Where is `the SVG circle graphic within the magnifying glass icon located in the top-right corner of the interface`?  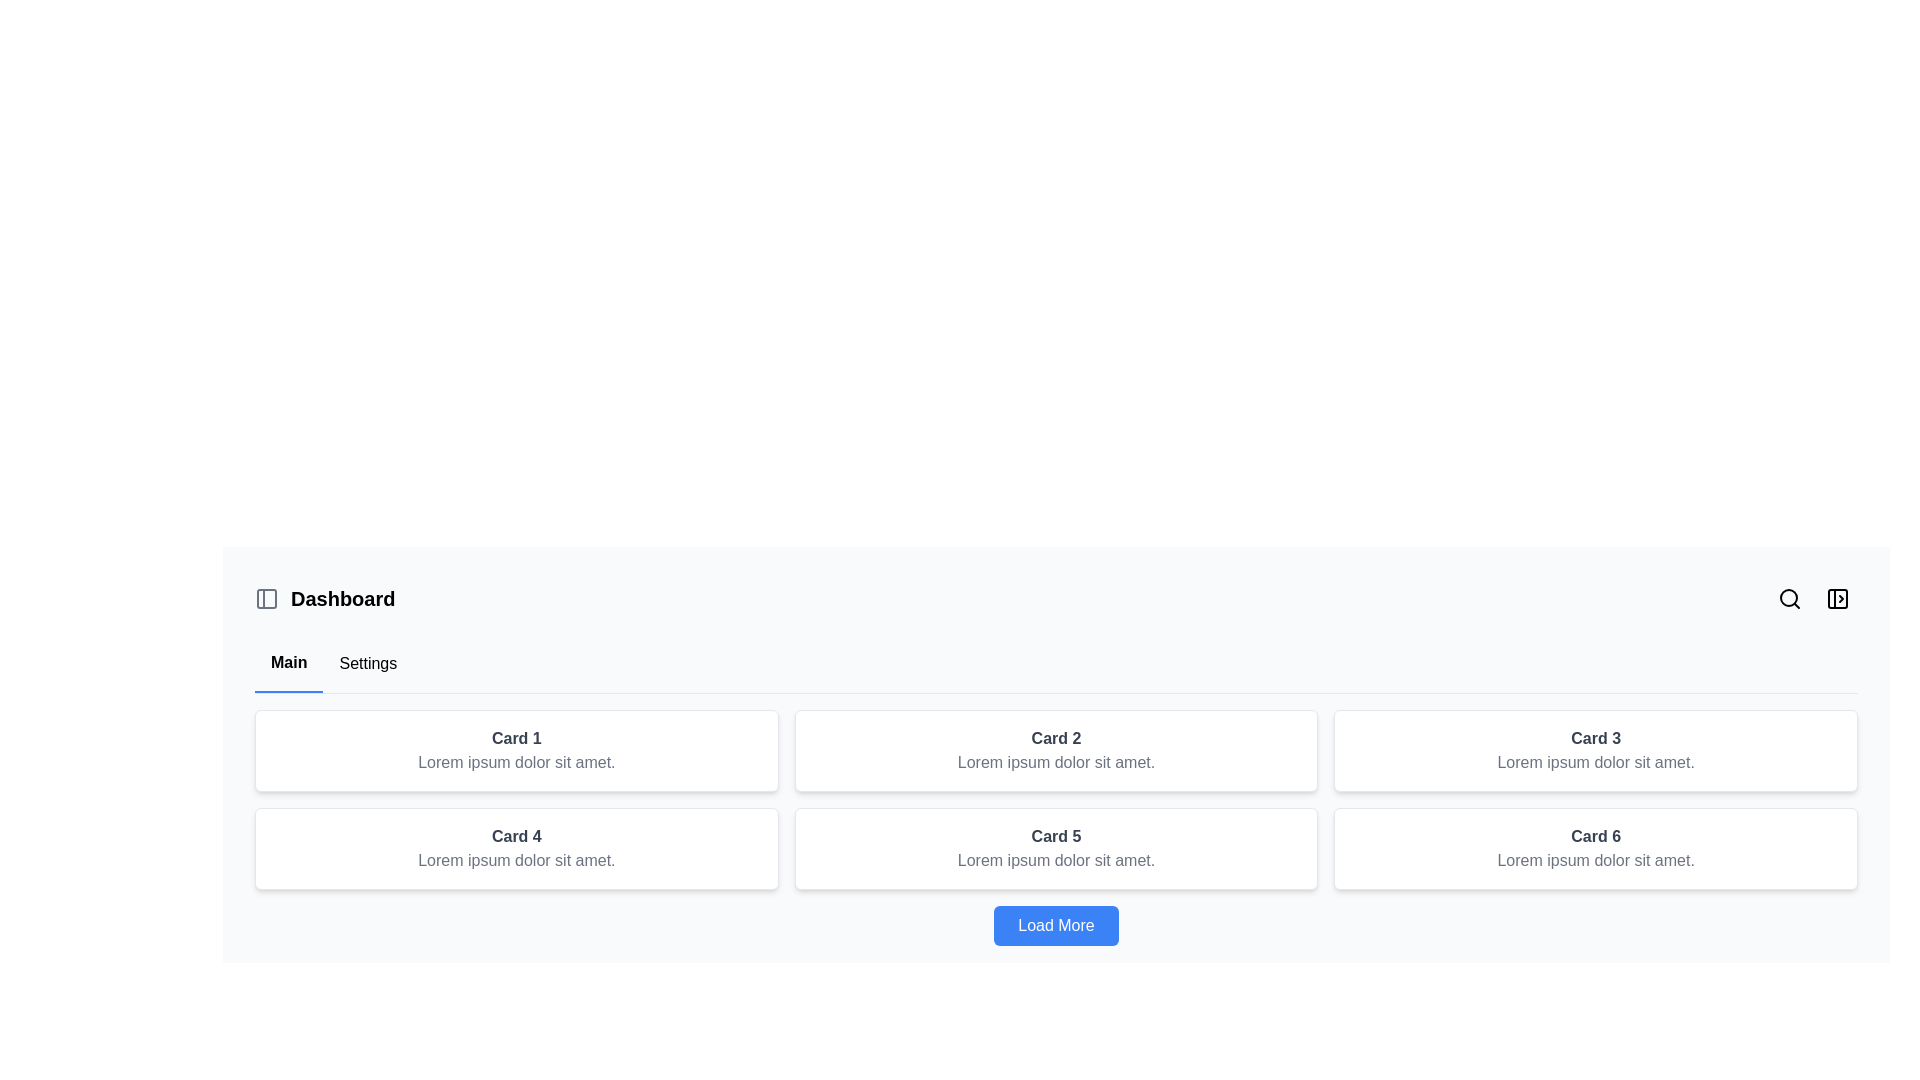 the SVG circle graphic within the magnifying glass icon located in the top-right corner of the interface is located at coordinates (1789, 596).